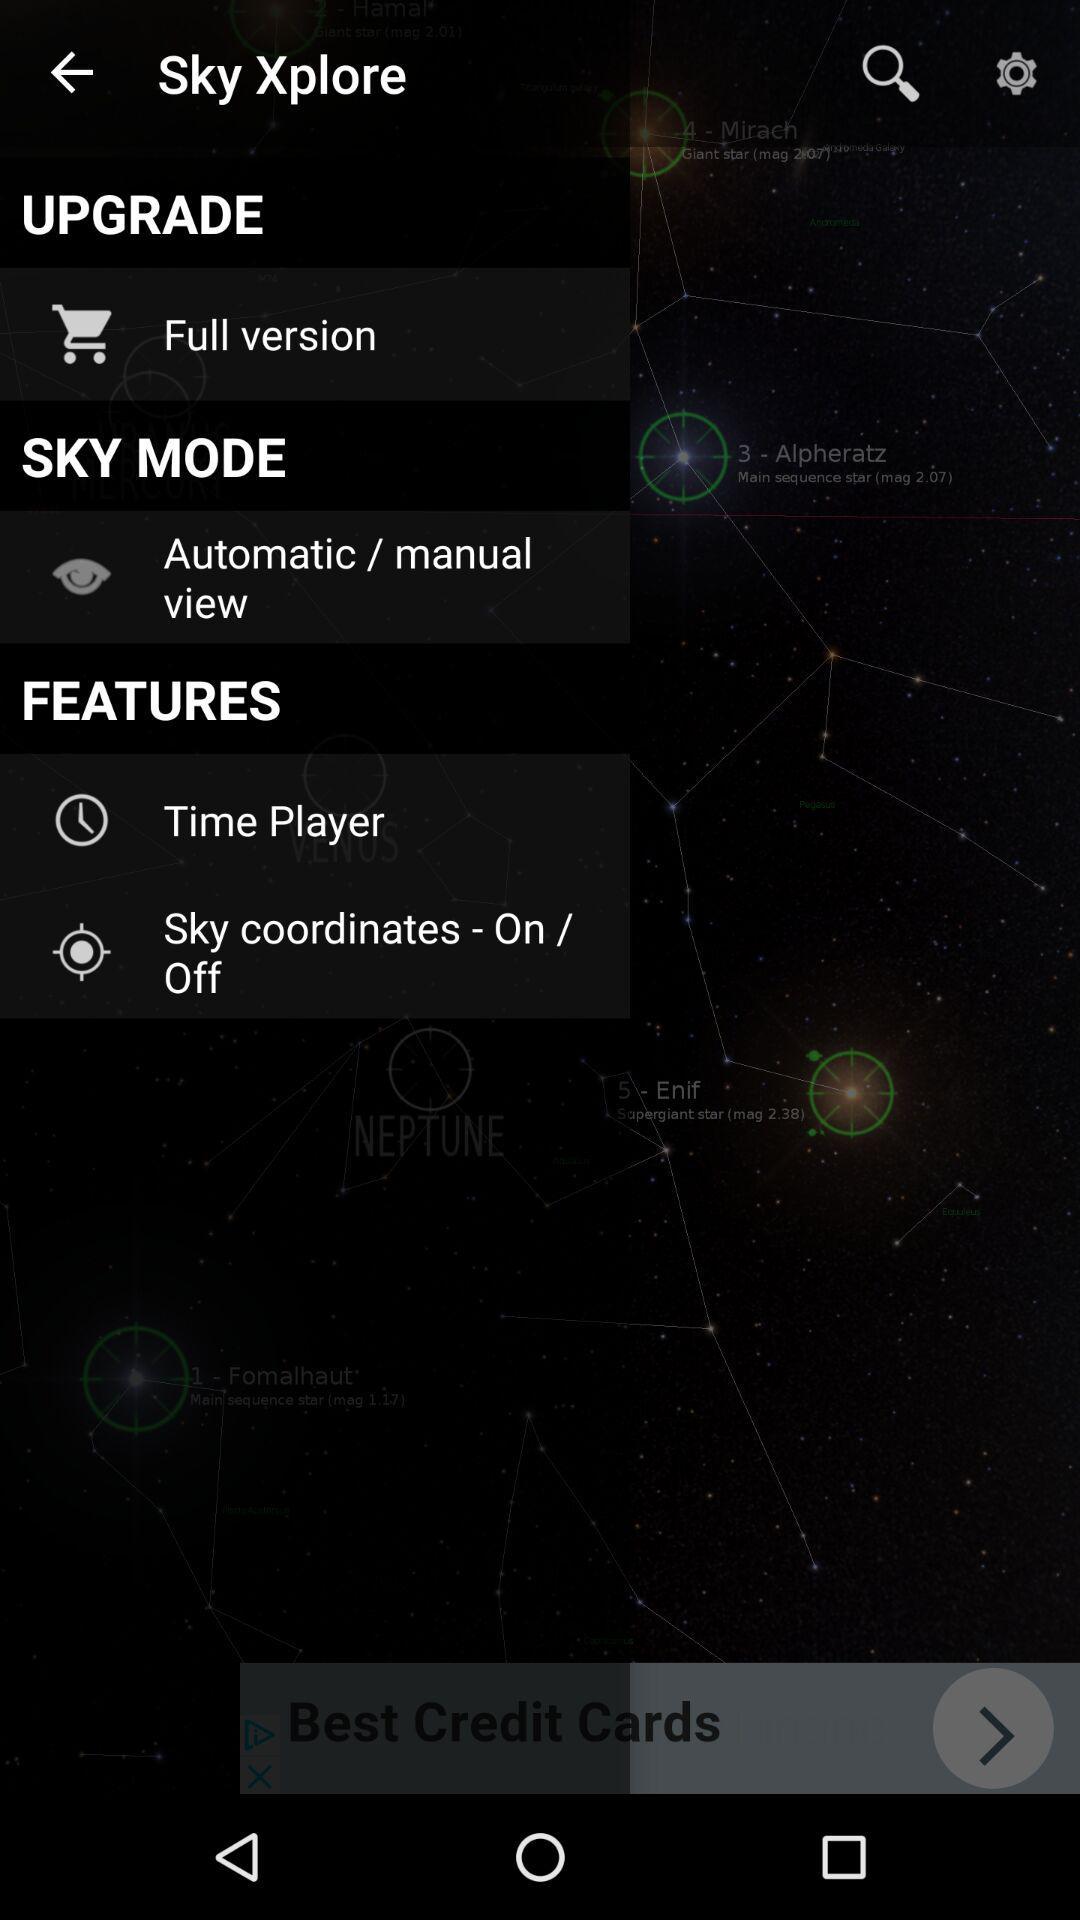 The width and height of the screenshot is (1080, 1920). What do you see at coordinates (72, 73) in the screenshot?
I see `the item next to the sky xplore icon` at bounding box center [72, 73].